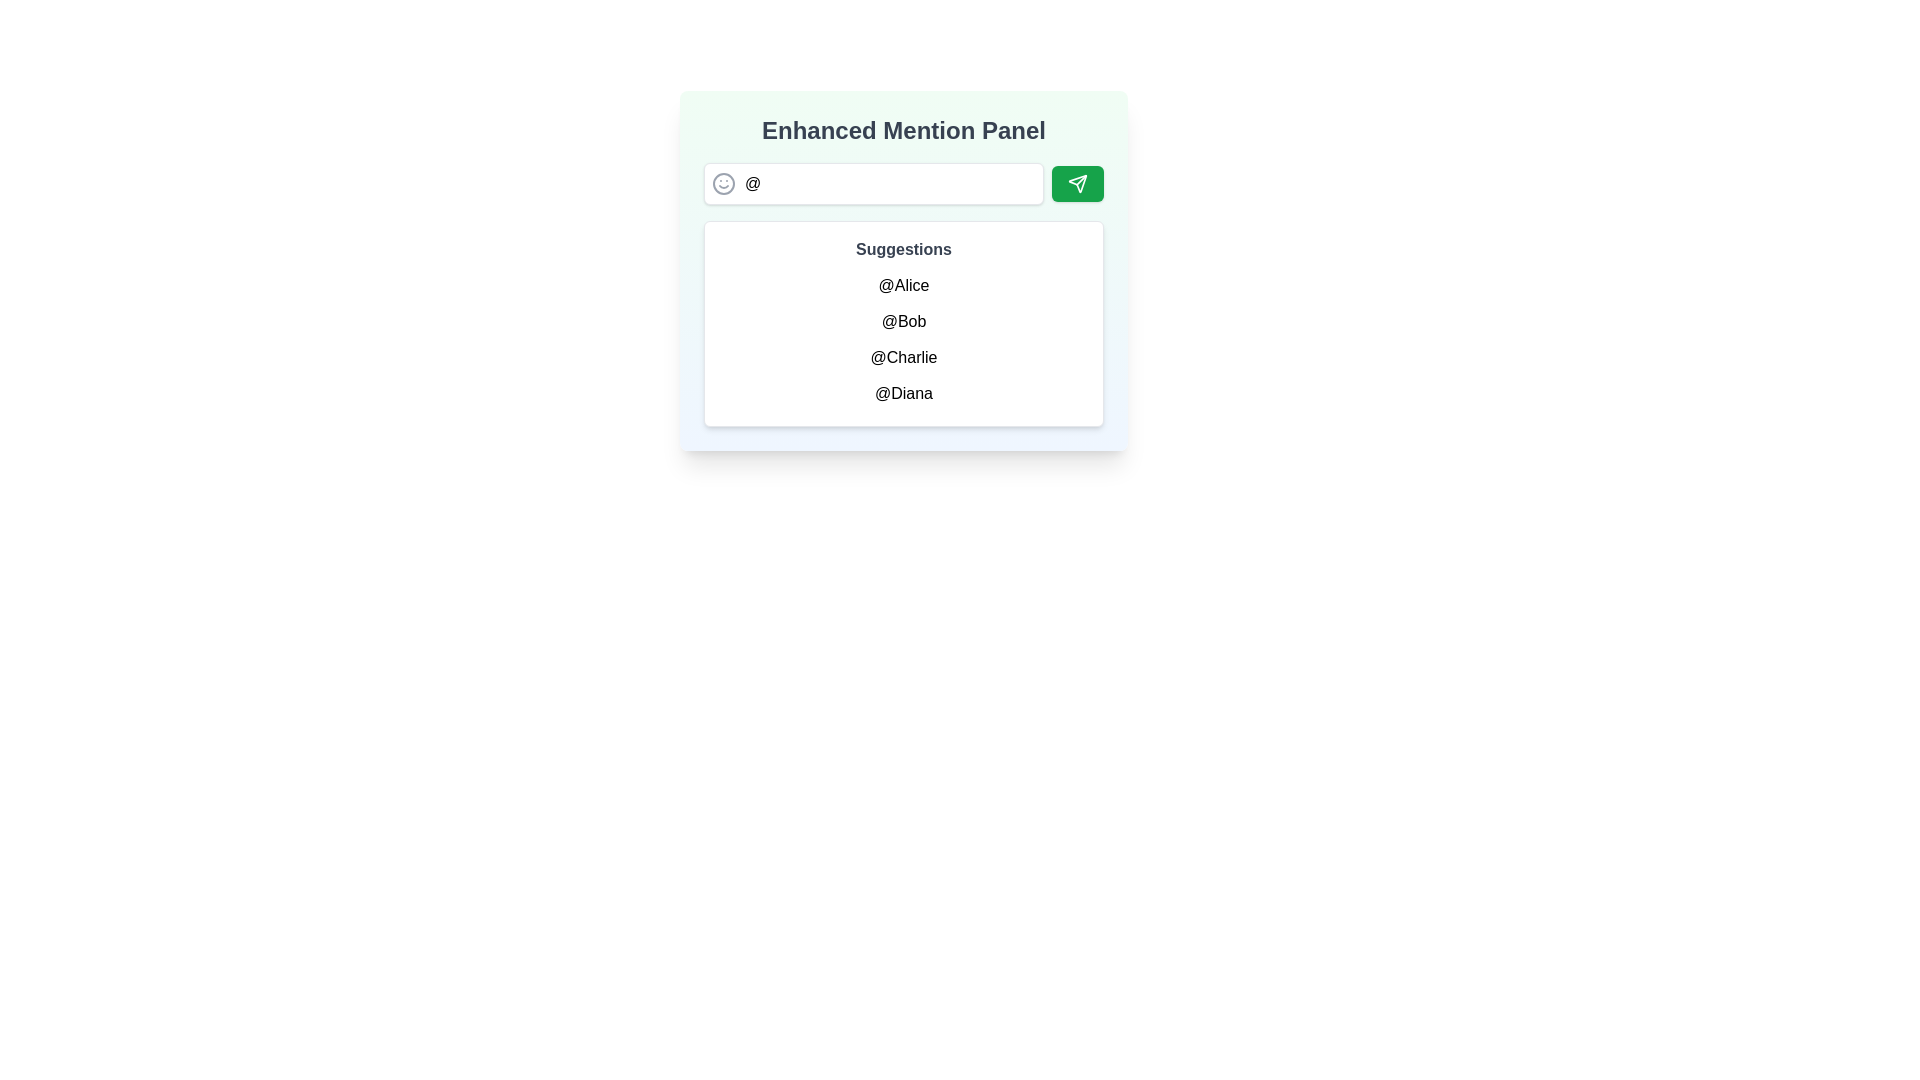  What do you see at coordinates (902, 270) in the screenshot?
I see `a suggestion in the 'Enhanced Mention Panel'` at bounding box center [902, 270].